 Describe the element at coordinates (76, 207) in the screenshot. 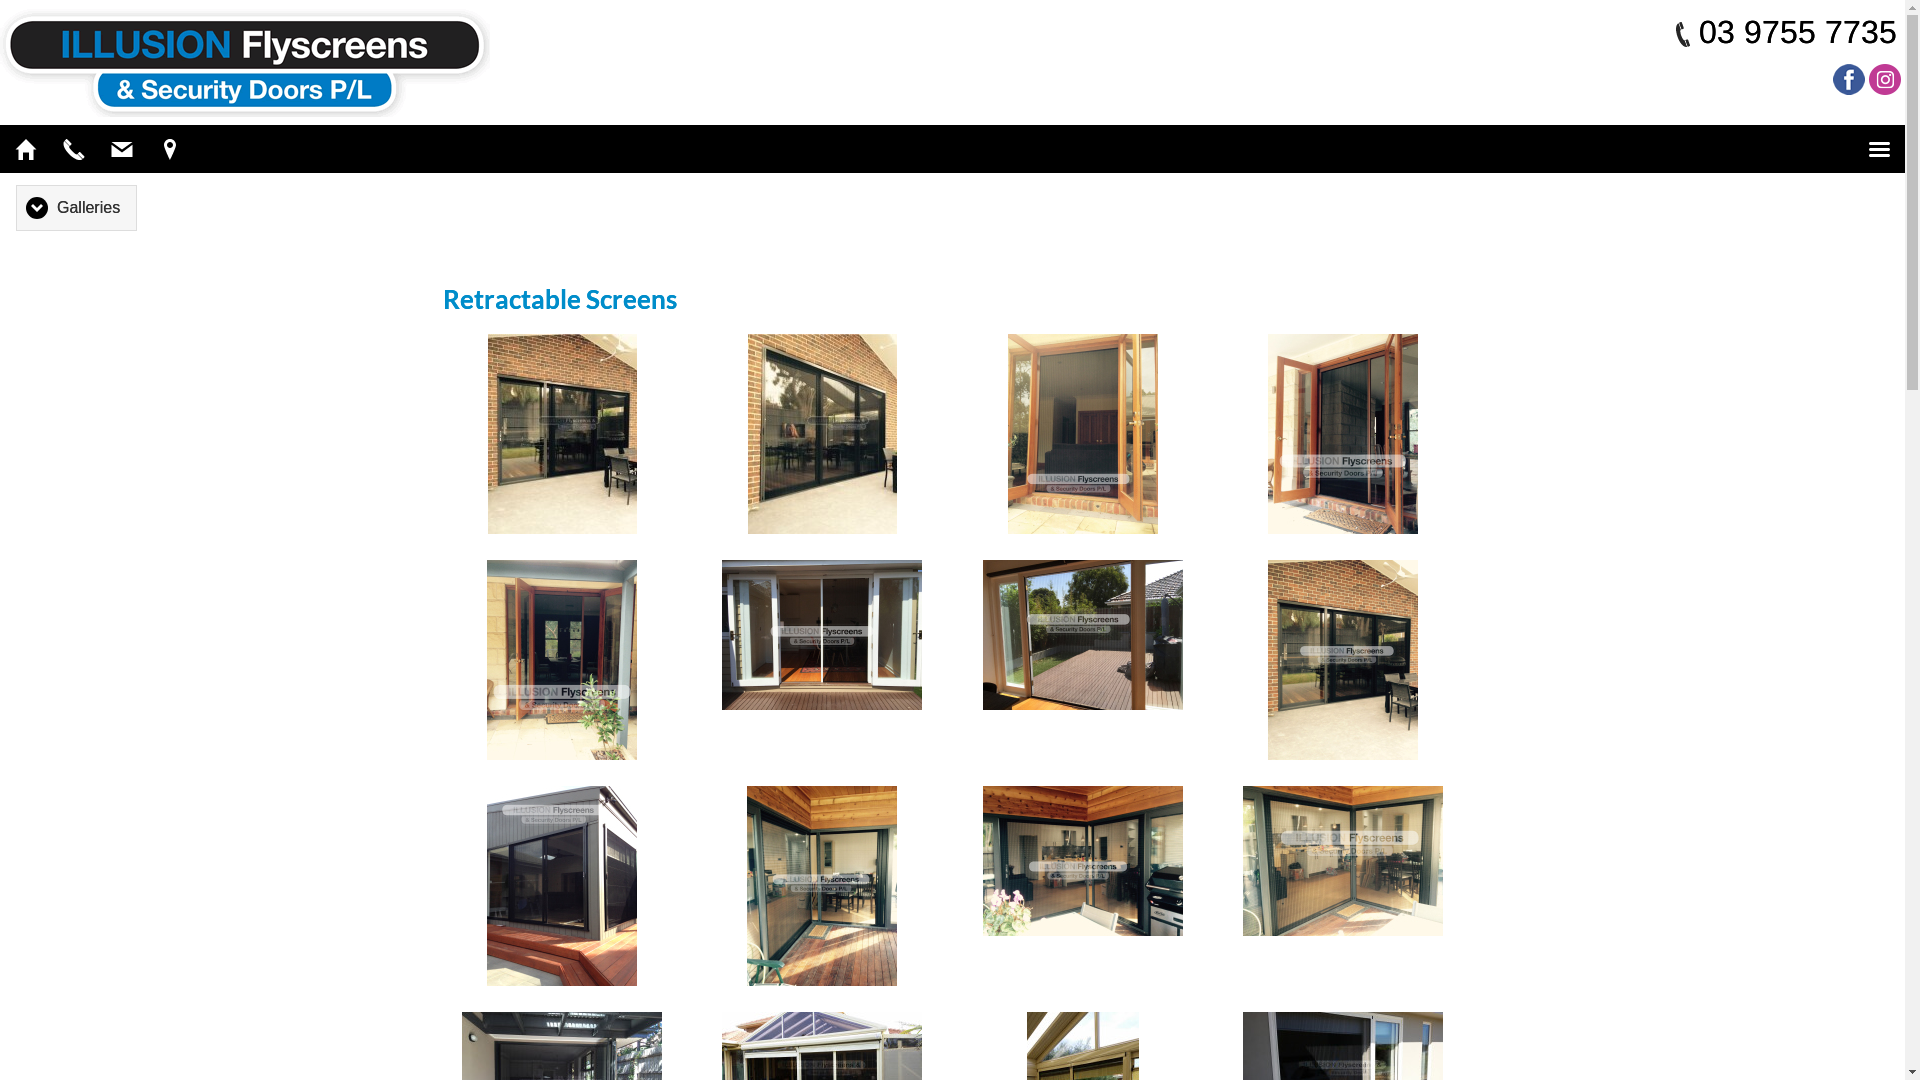

I see `'Galleries'` at that location.